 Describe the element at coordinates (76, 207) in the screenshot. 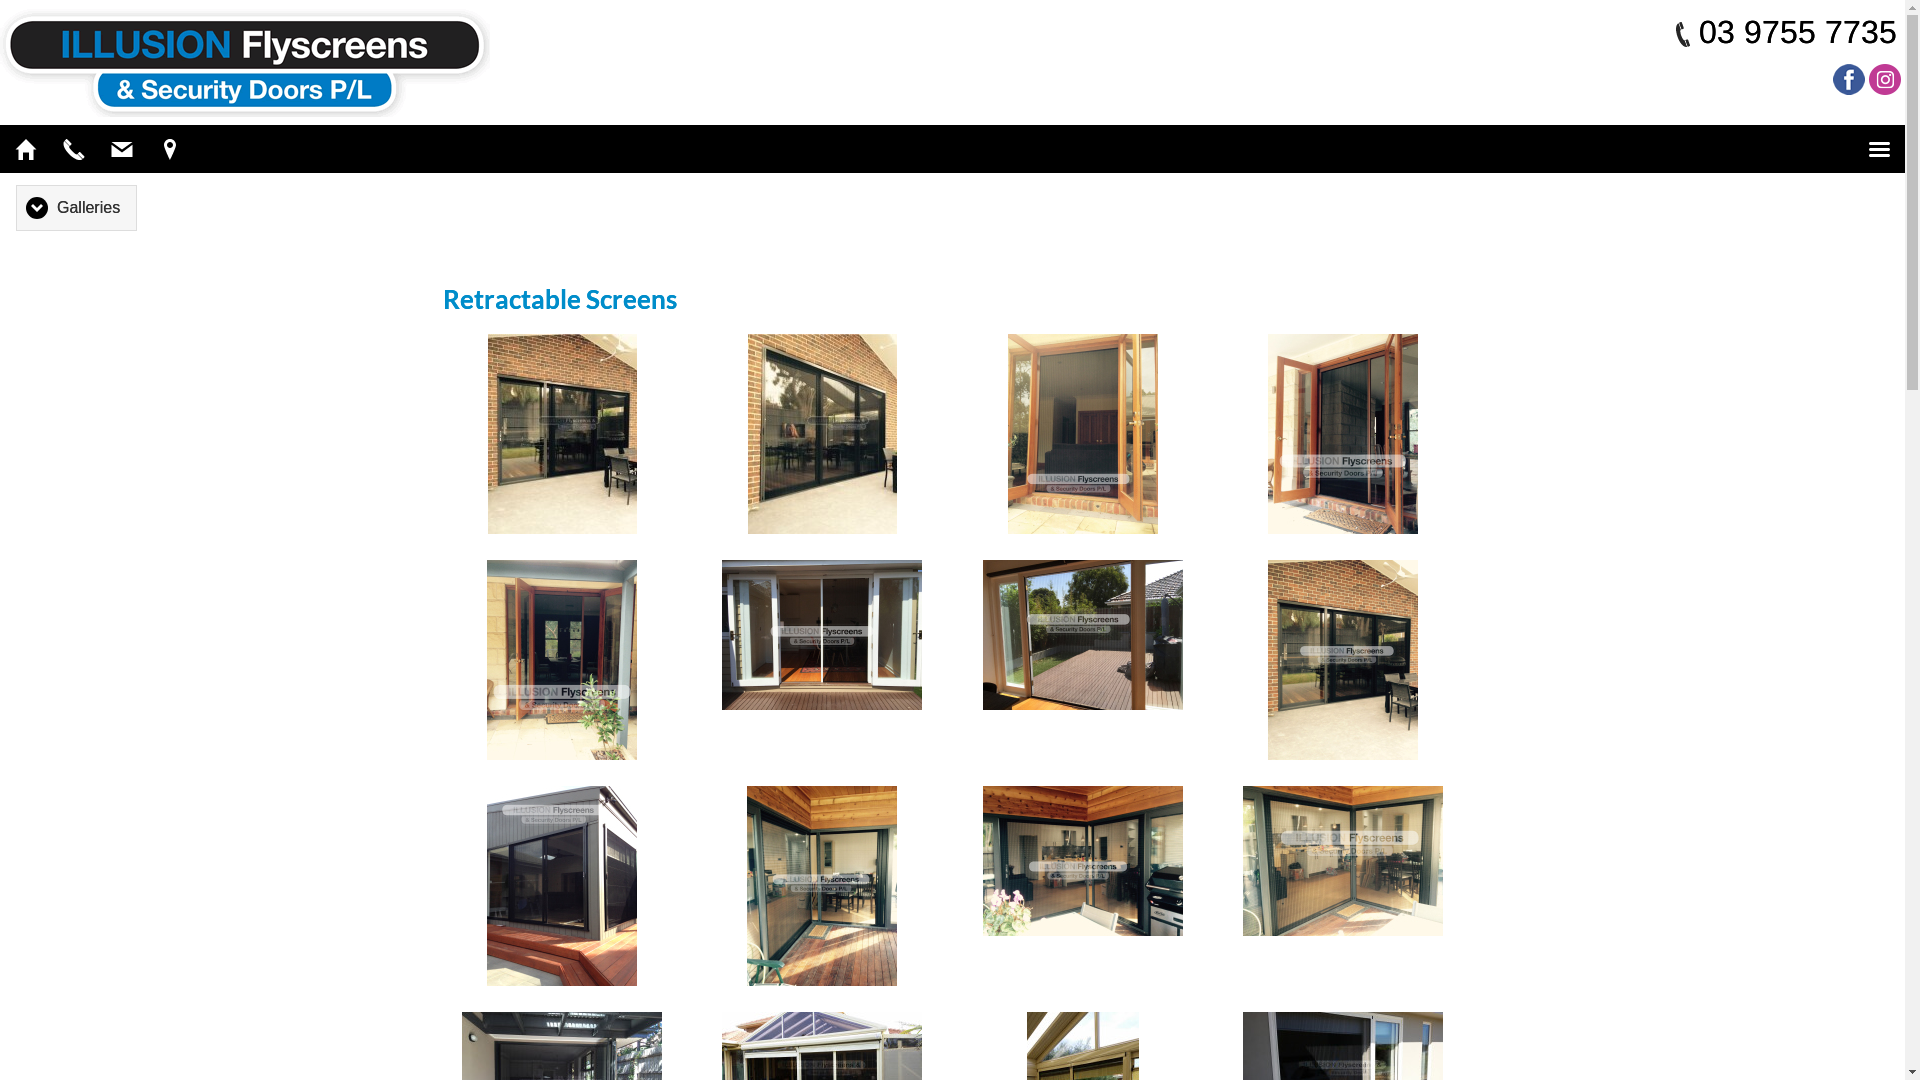

I see `'Galleries'` at that location.